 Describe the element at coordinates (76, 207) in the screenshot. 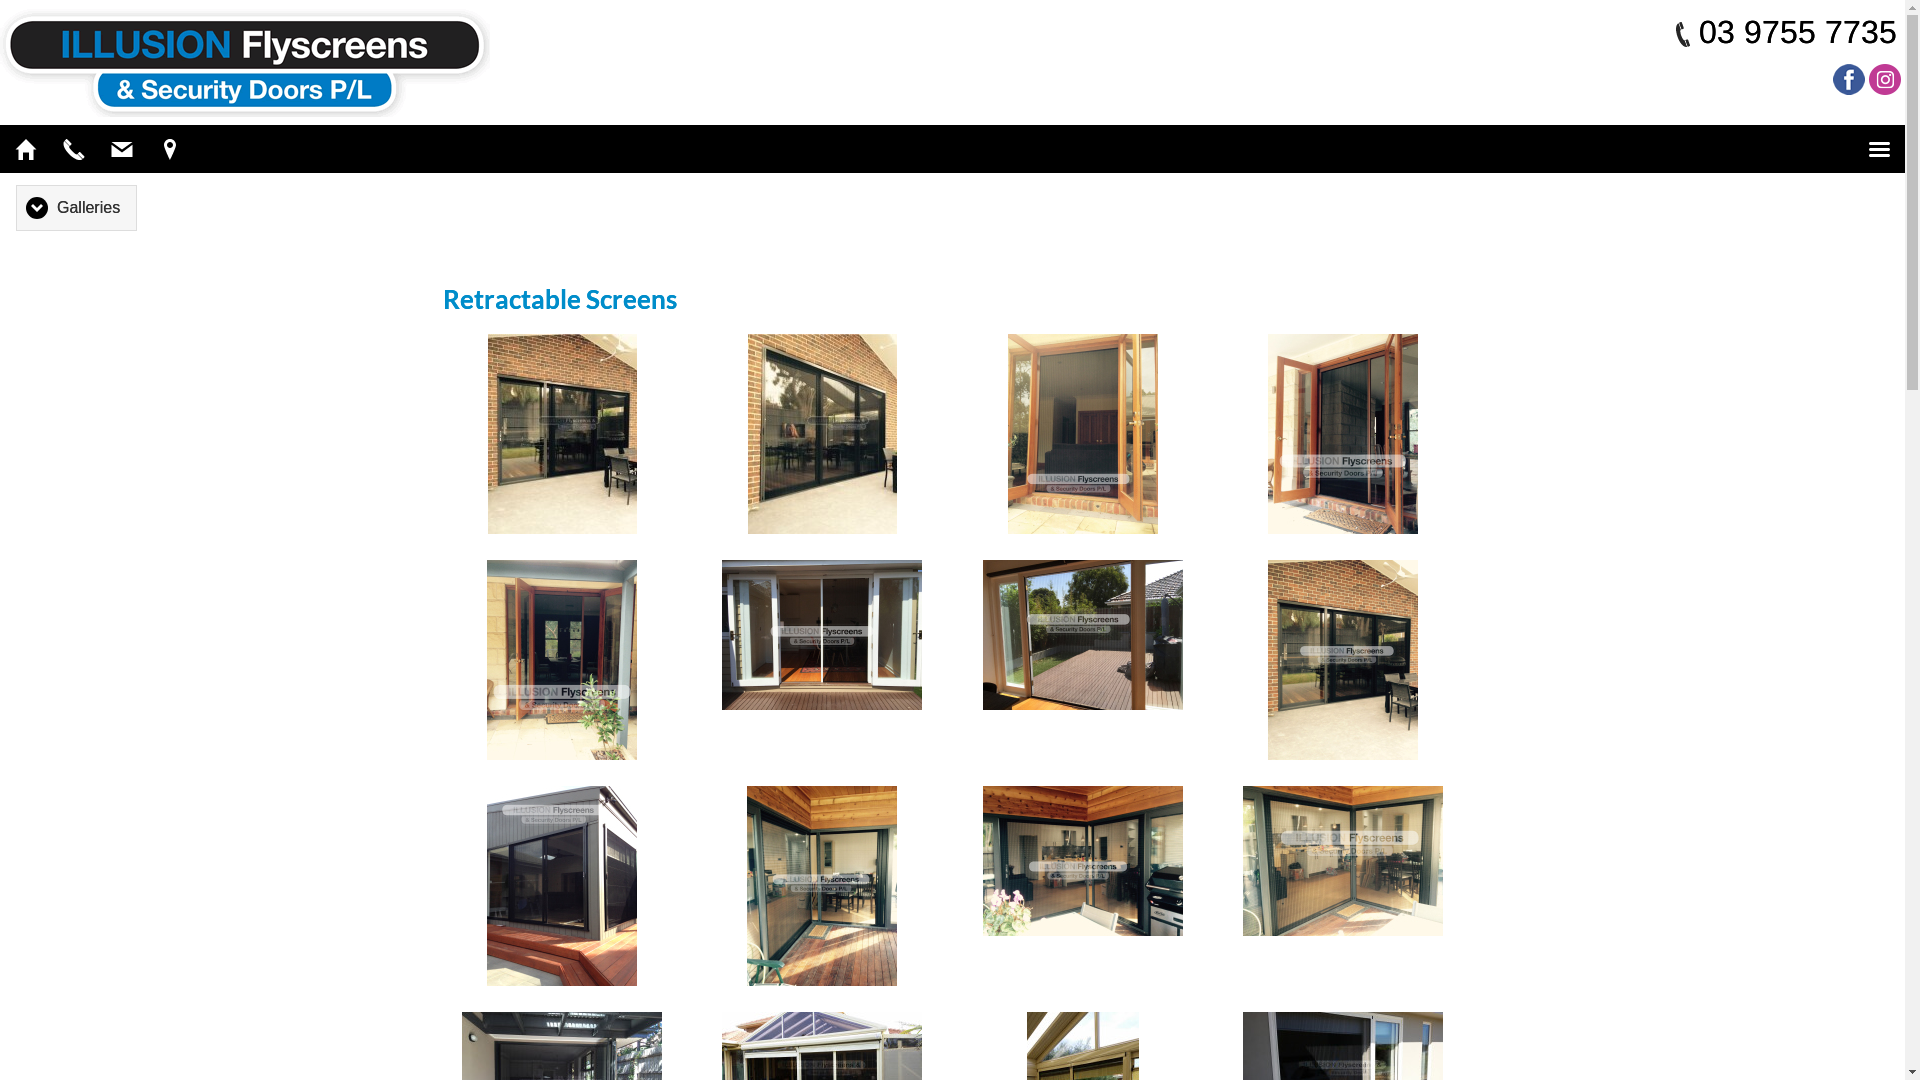

I see `'Galleries'` at that location.